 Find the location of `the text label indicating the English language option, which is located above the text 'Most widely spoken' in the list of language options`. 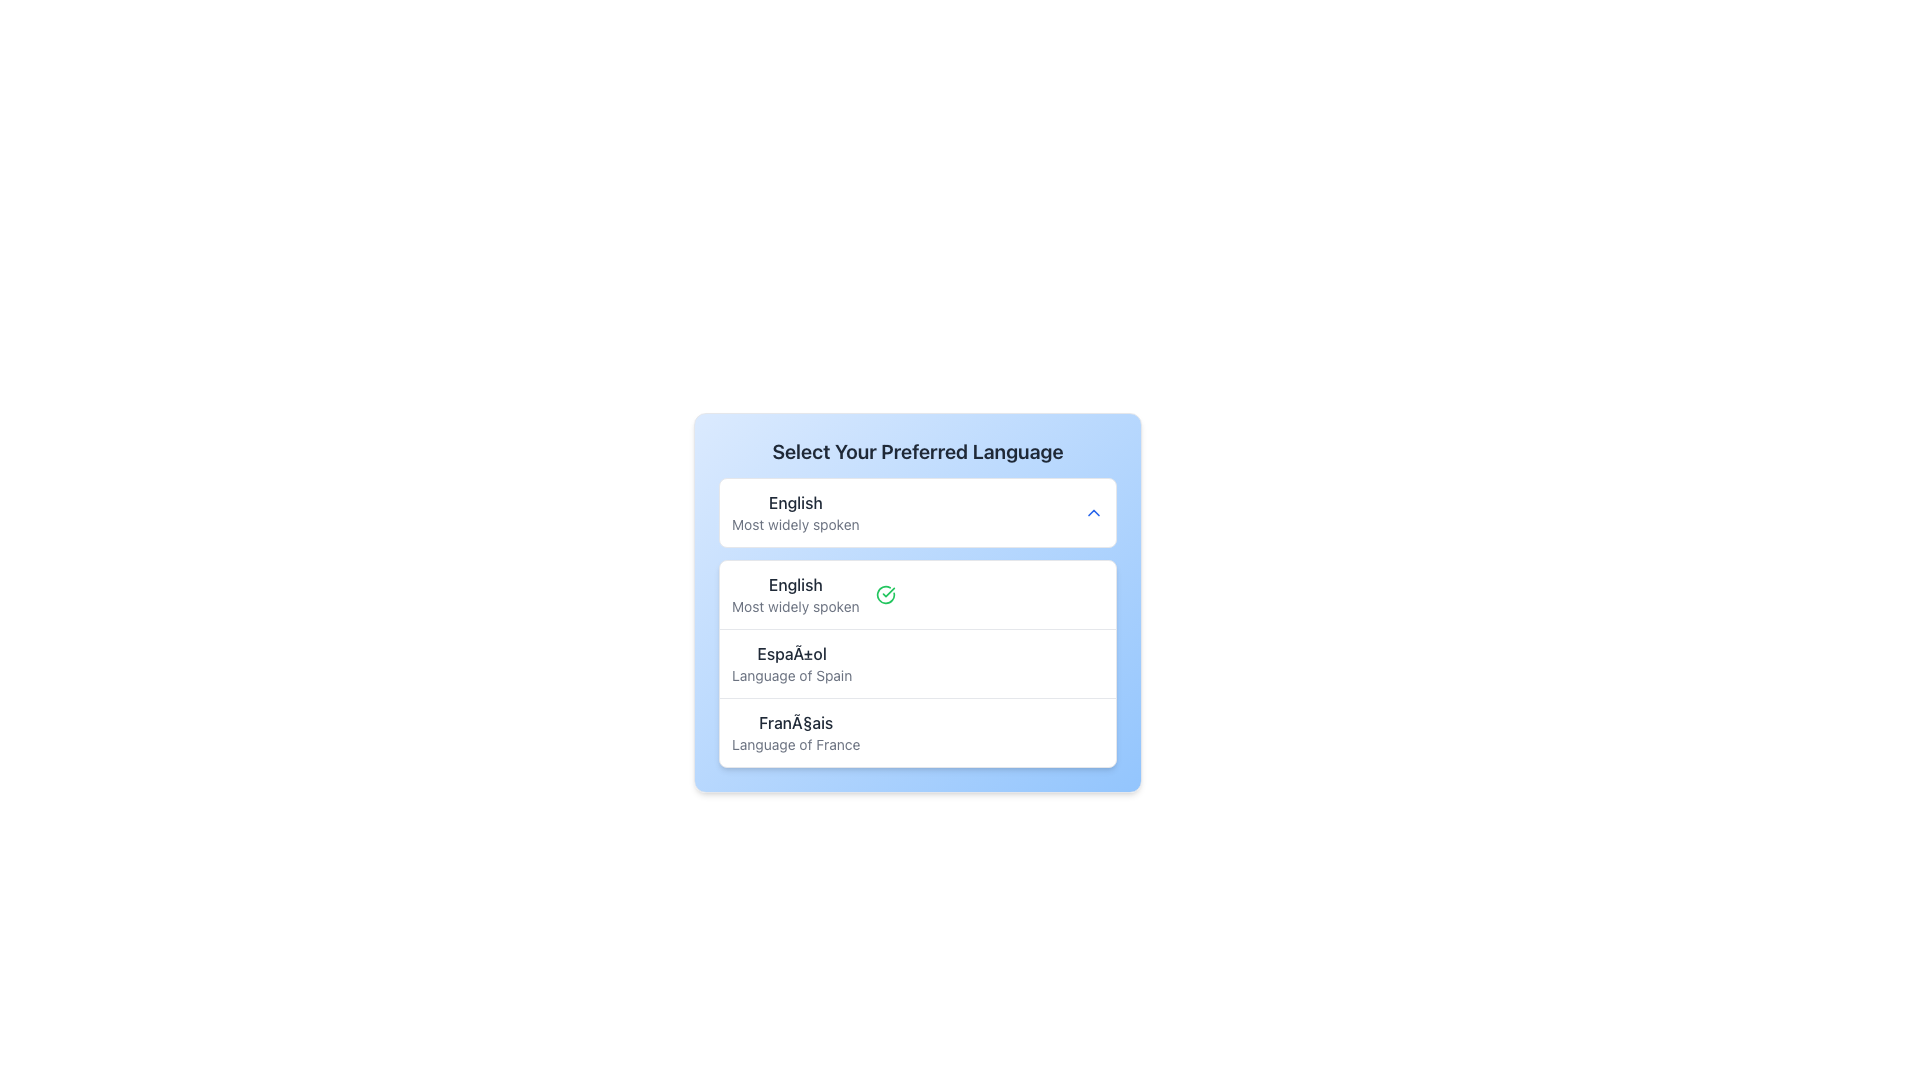

the text label indicating the English language option, which is located above the text 'Most widely spoken' in the list of language options is located at coordinates (794, 585).